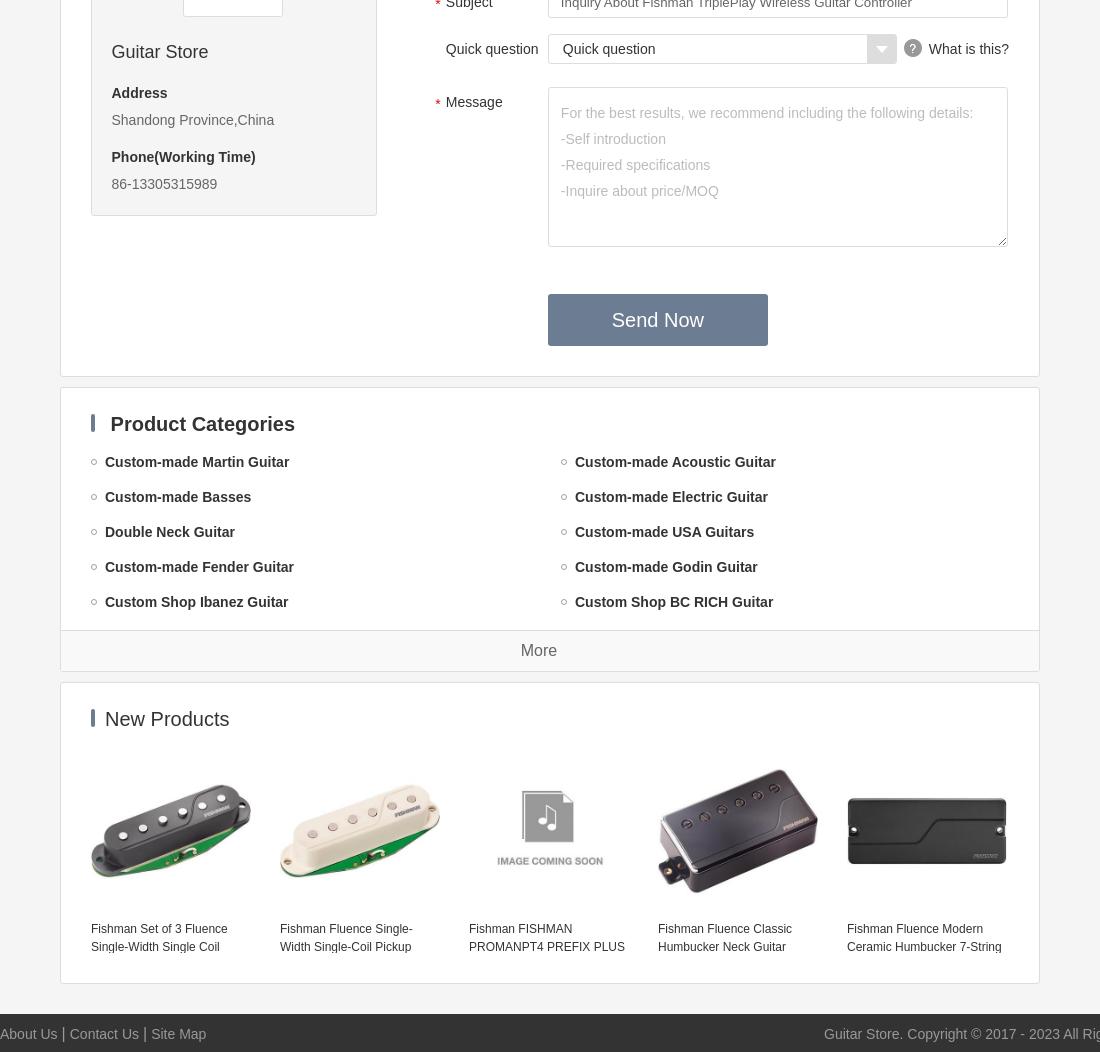  Describe the element at coordinates (671, 495) in the screenshot. I see `'Custom-made Electric Guitar'` at that location.